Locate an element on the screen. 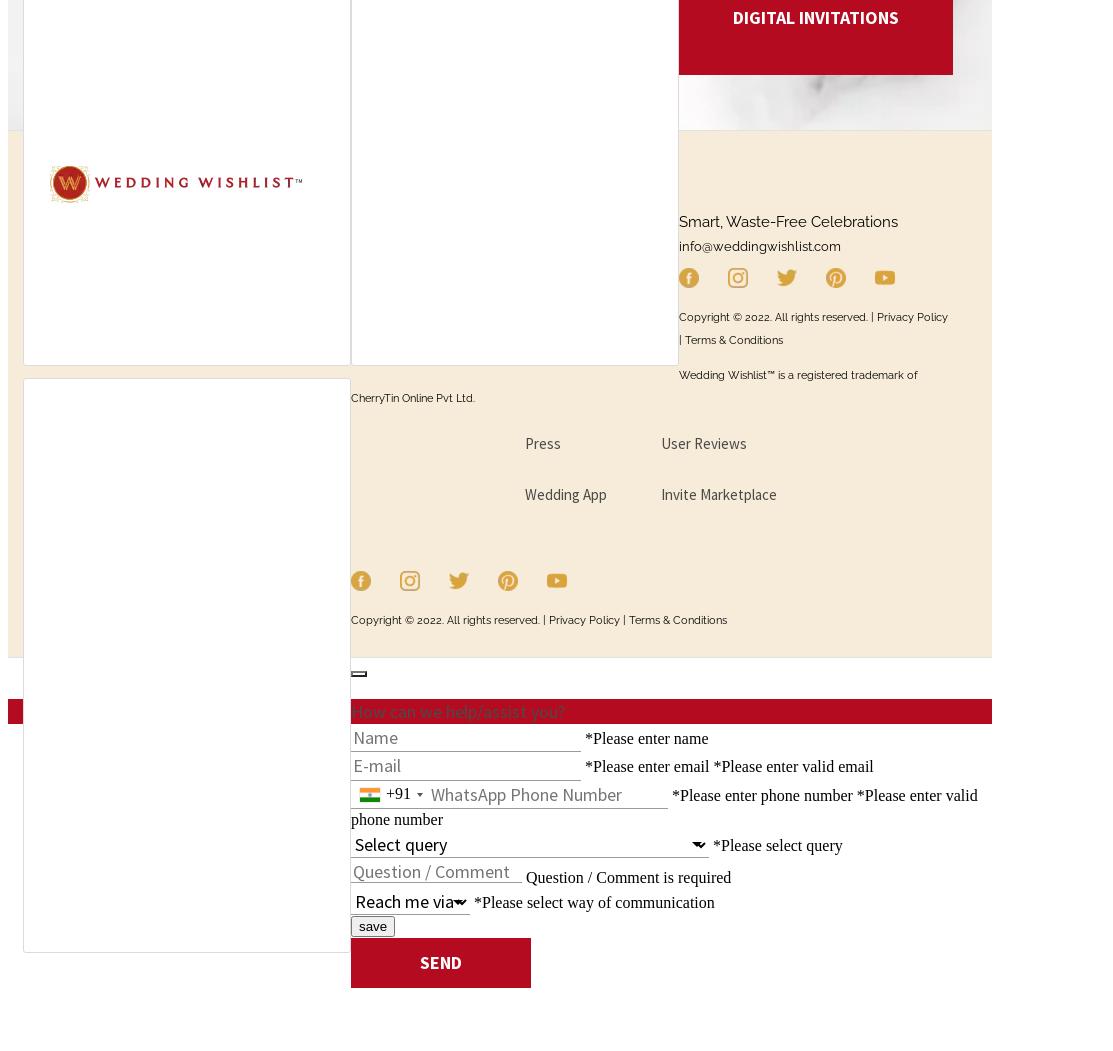 Image resolution: width=1113 pixels, height=1051 pixels. 'How can we help/assist you?' is located at coordinates (351, 709).